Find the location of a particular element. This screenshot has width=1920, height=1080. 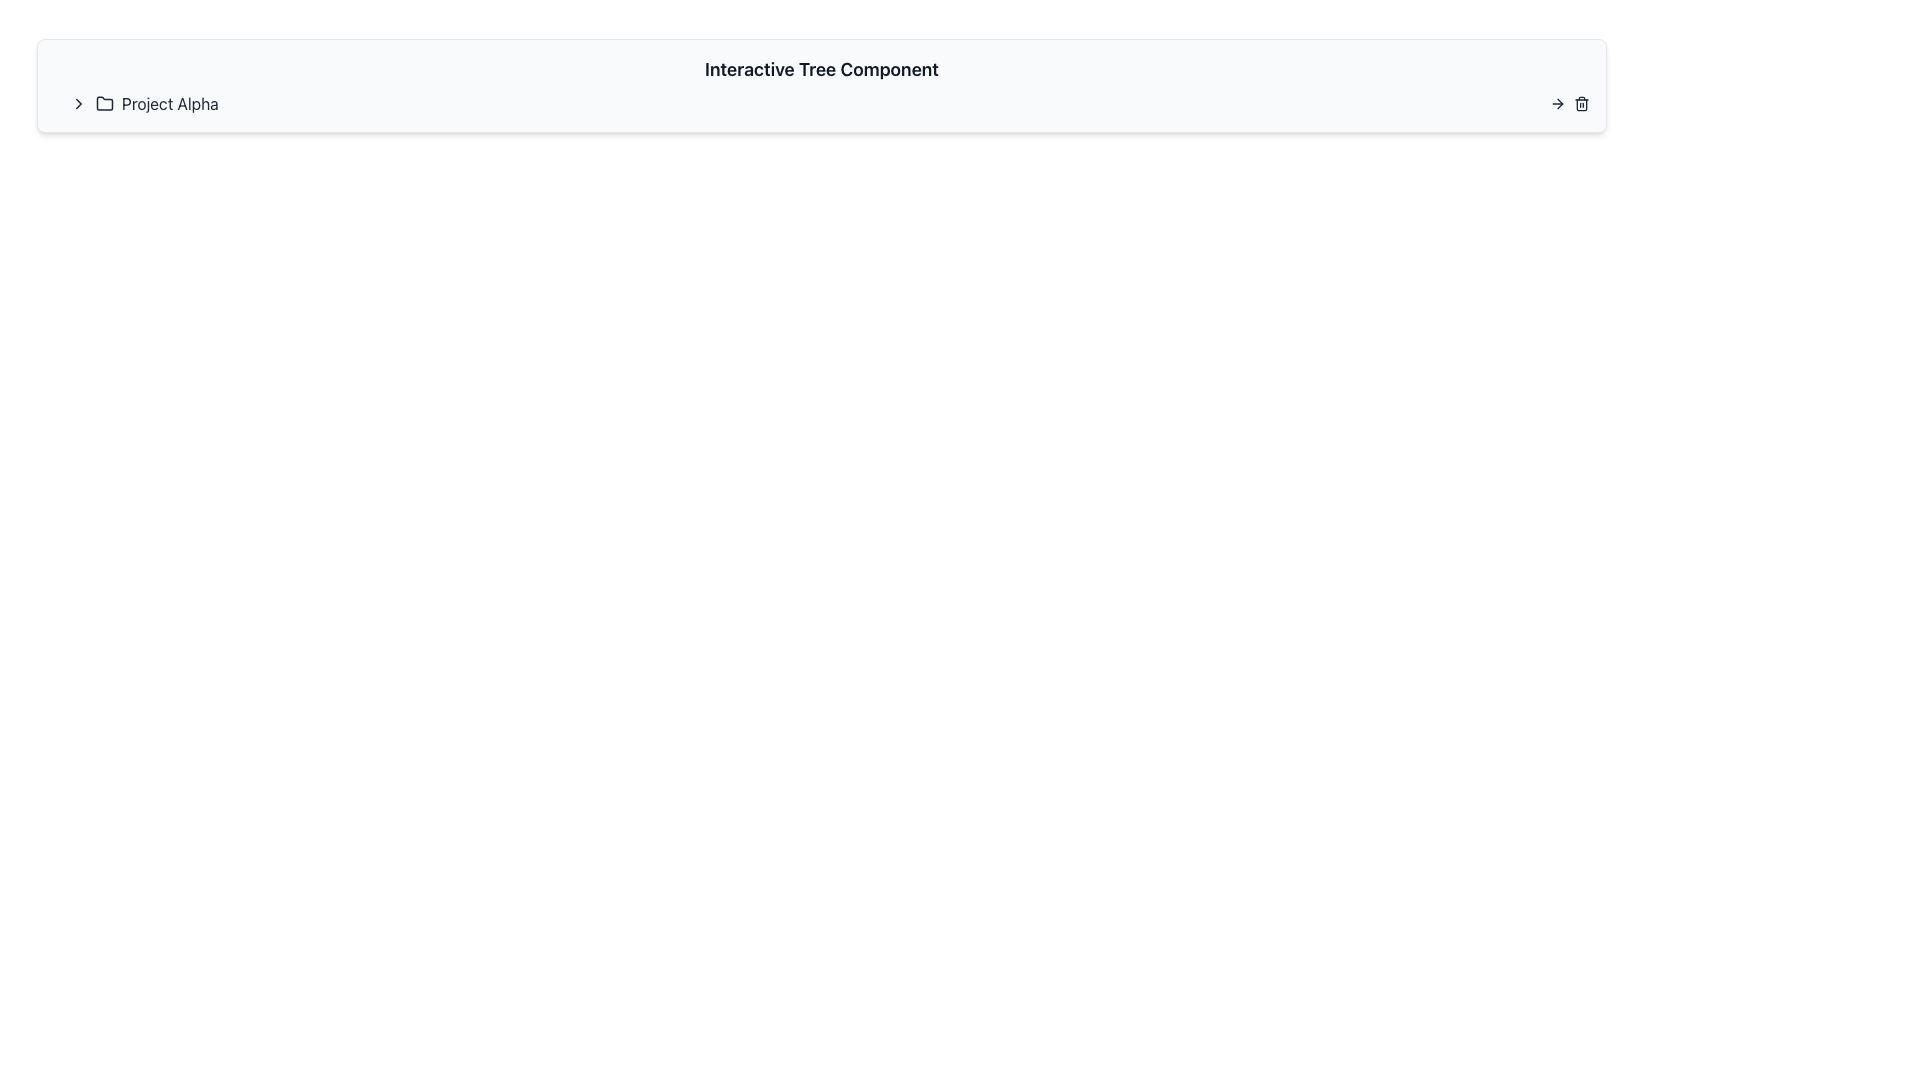

the forward navigation icon located at the top-right side of the interface is located at coordinates (1559, 104).